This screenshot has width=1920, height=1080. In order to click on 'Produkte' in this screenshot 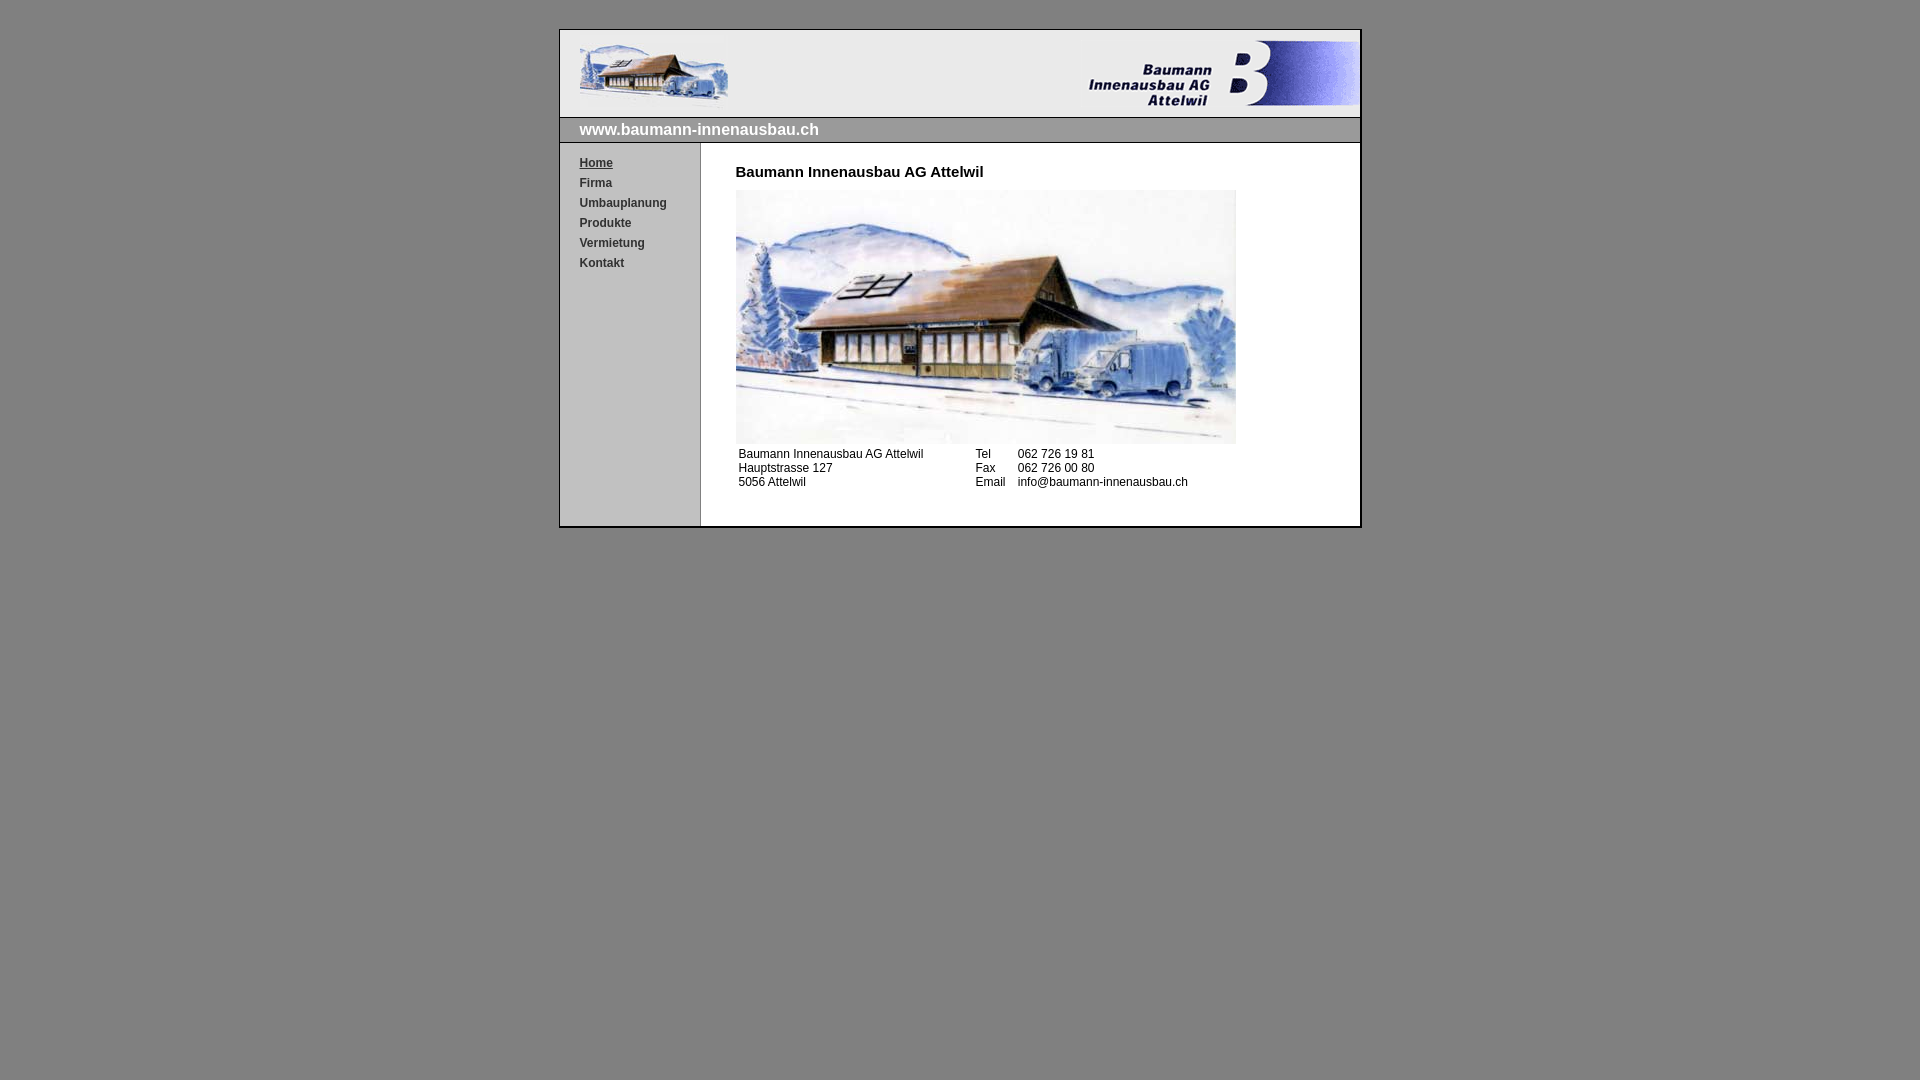, I will do `click(628, 223)`.